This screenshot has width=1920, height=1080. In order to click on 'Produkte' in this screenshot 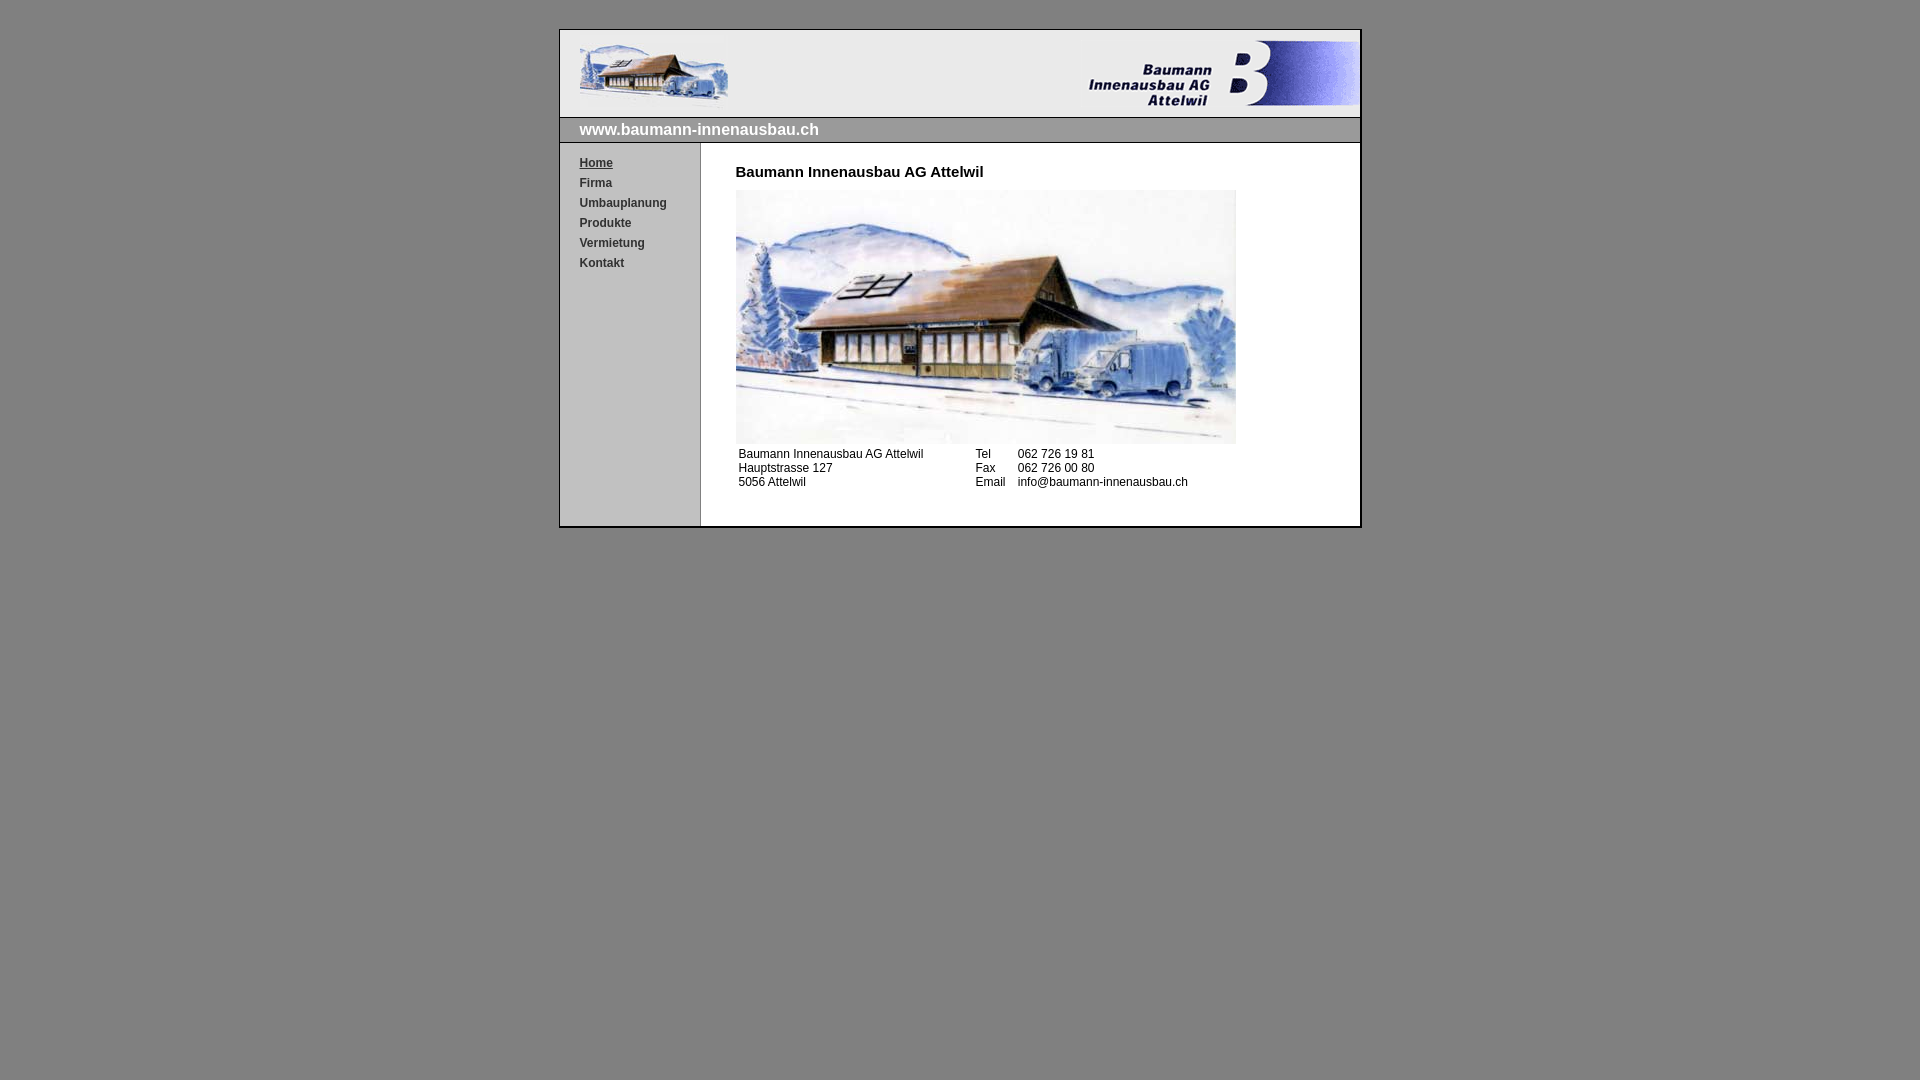, I will do `click(628, 223)`.